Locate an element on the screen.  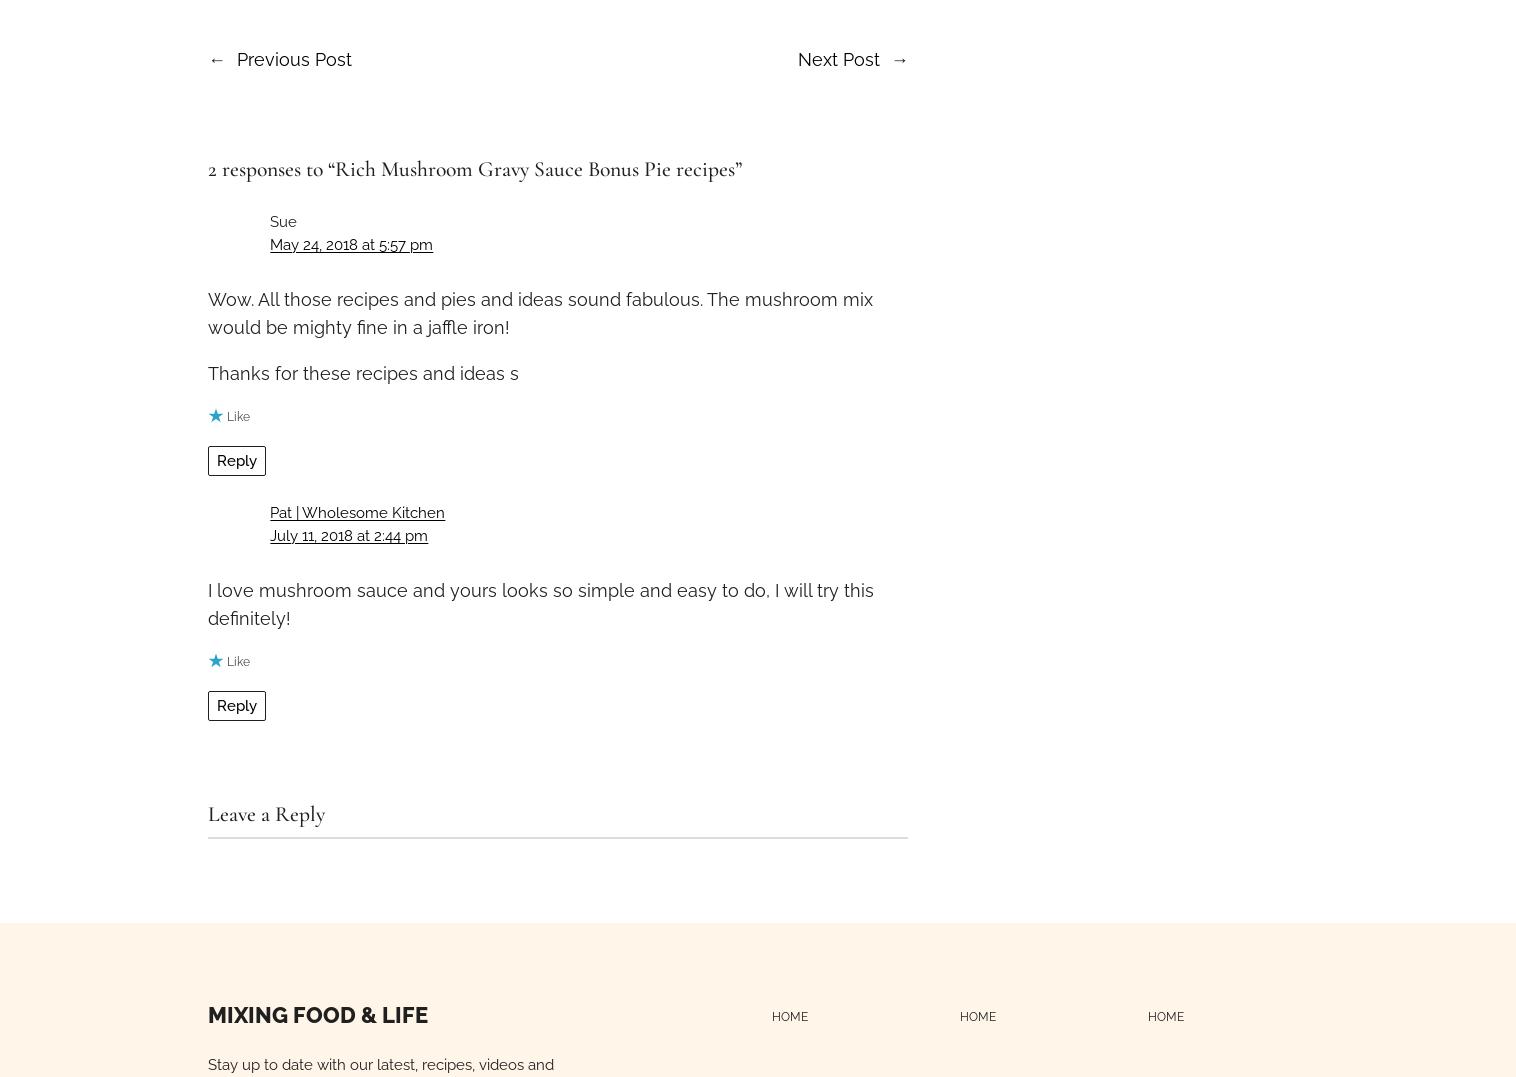
'July 11, 2018 at 2:44 pm' is located at coordinates (269, 535).